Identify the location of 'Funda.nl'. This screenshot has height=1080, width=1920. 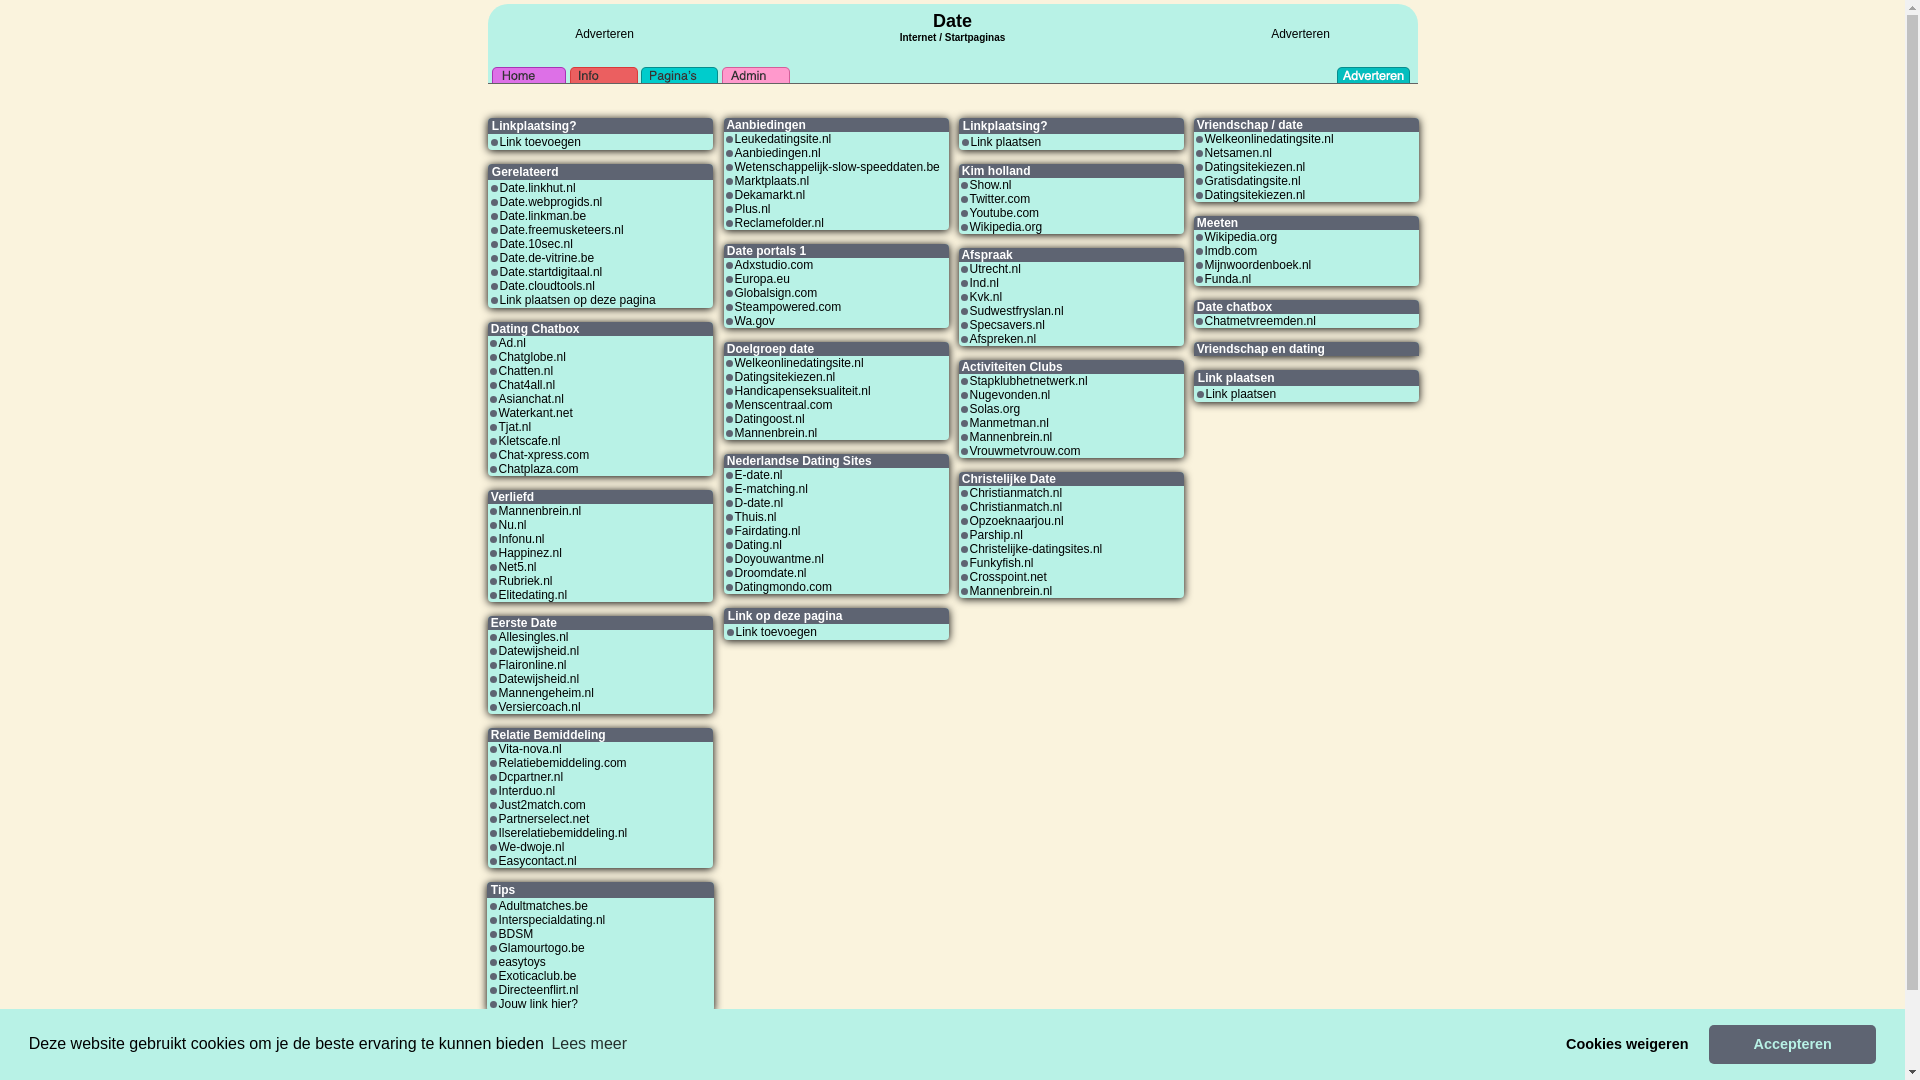
(1226, 278).